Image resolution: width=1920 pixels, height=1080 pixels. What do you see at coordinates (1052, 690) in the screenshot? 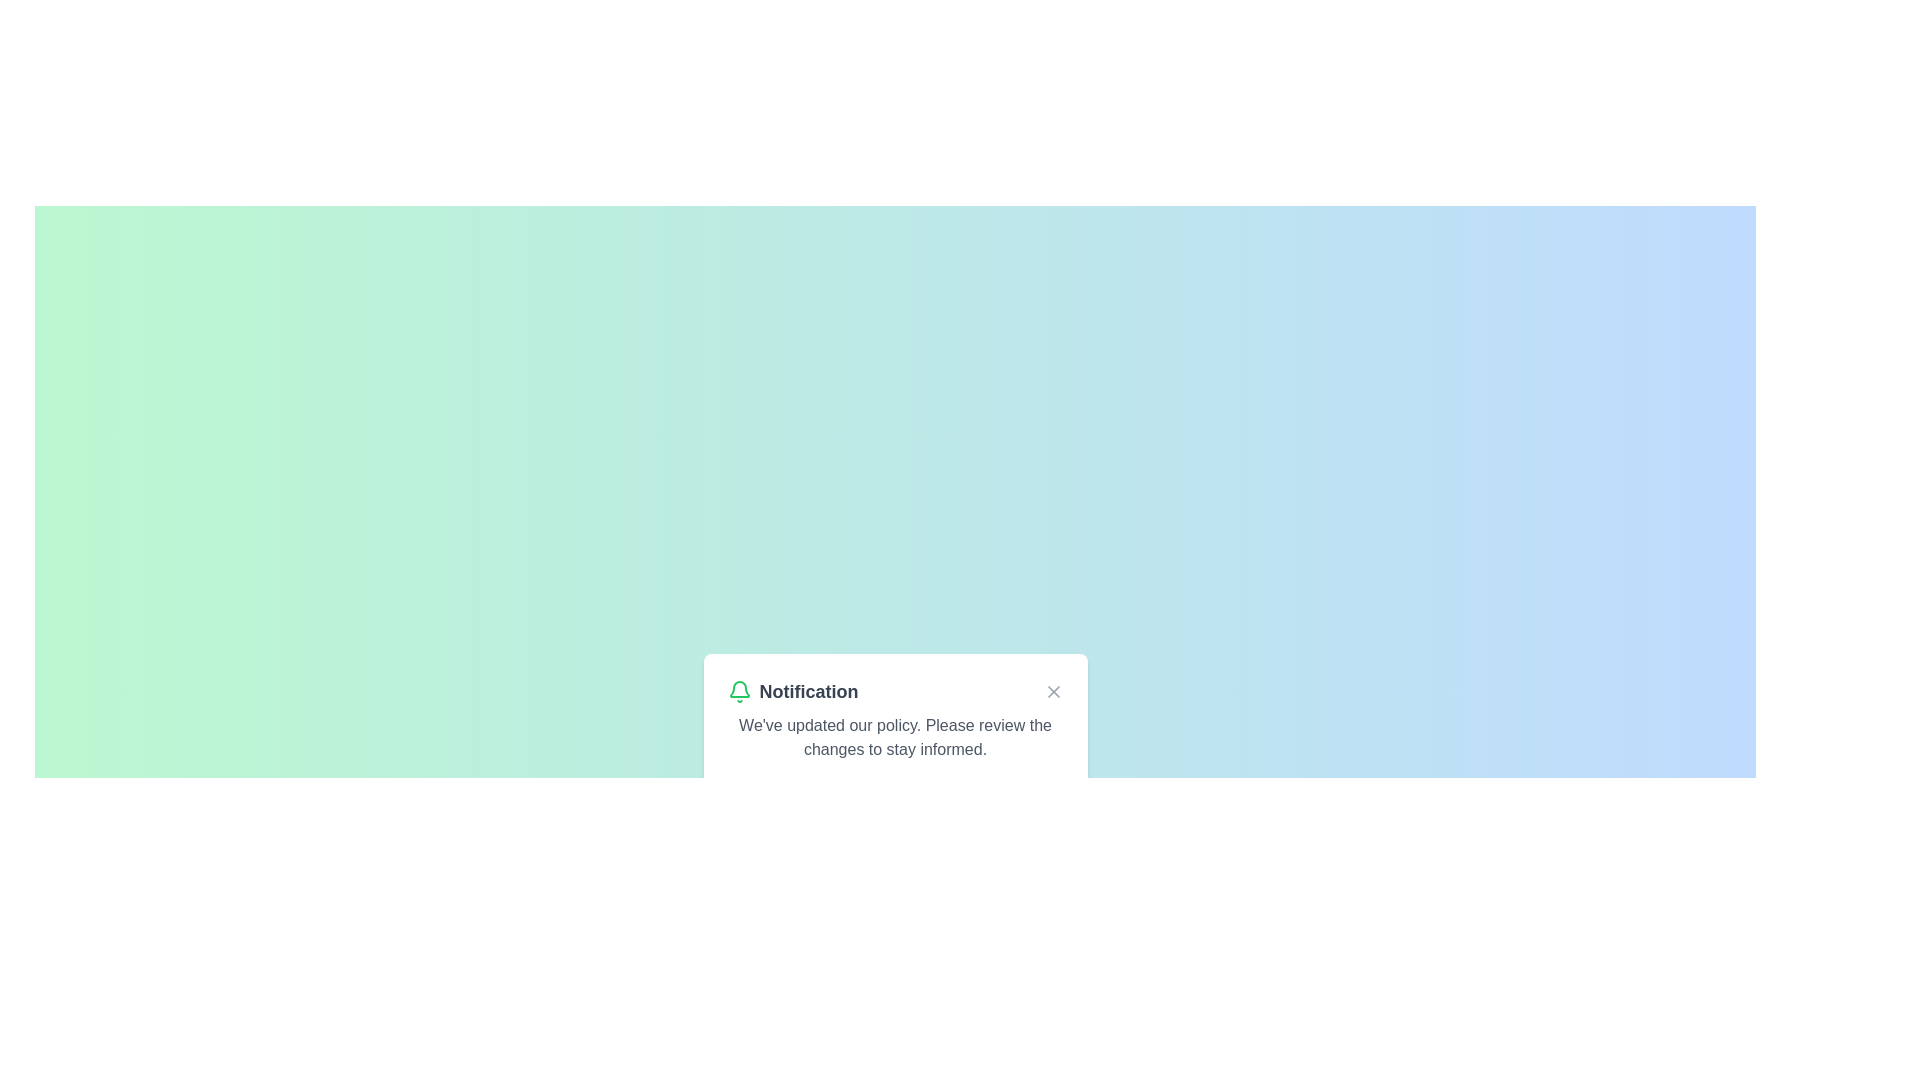
I see `the close button represented by a circular icon with a cross ('X') inside, located on the right end of the title bar inside the notification dialog adjacent to the title text 'Notification'` at bounding box center [1052, 690].